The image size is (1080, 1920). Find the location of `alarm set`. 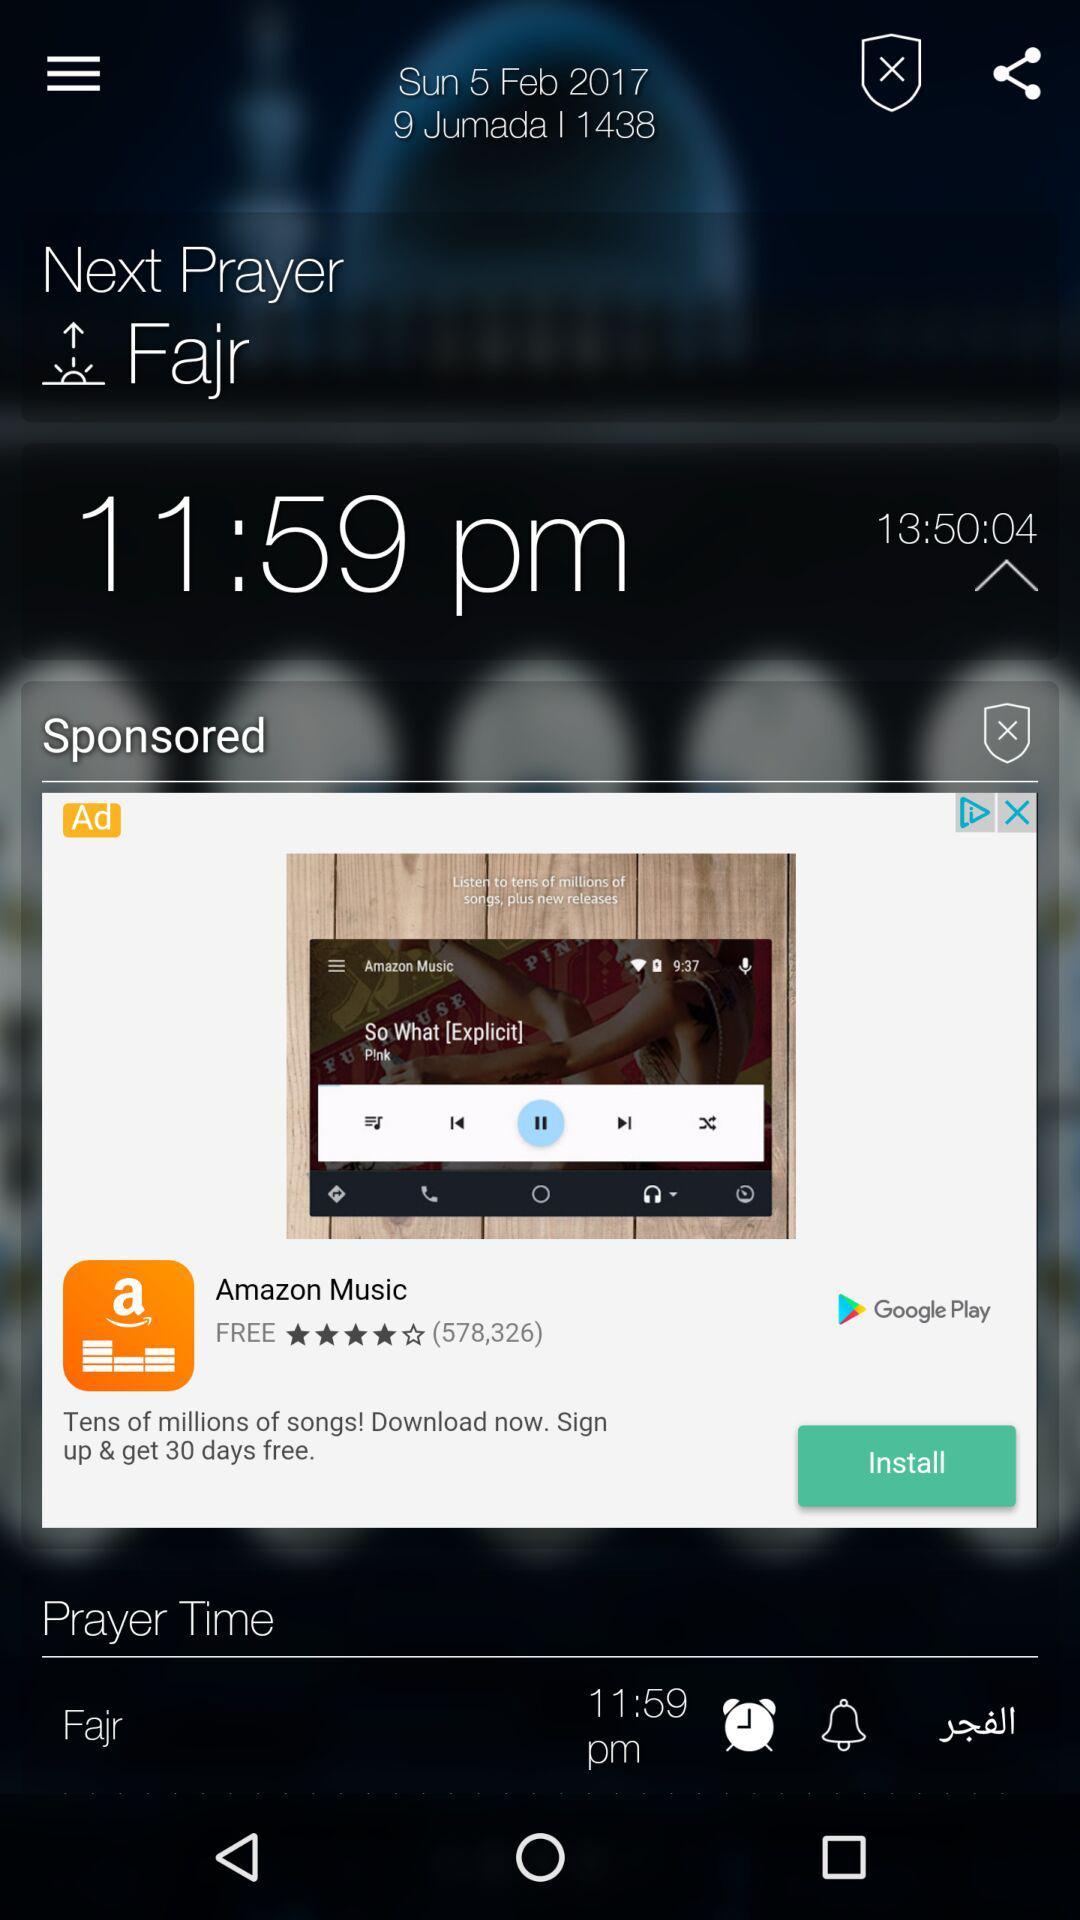

alarm set is located at coordinates (749, 1723).